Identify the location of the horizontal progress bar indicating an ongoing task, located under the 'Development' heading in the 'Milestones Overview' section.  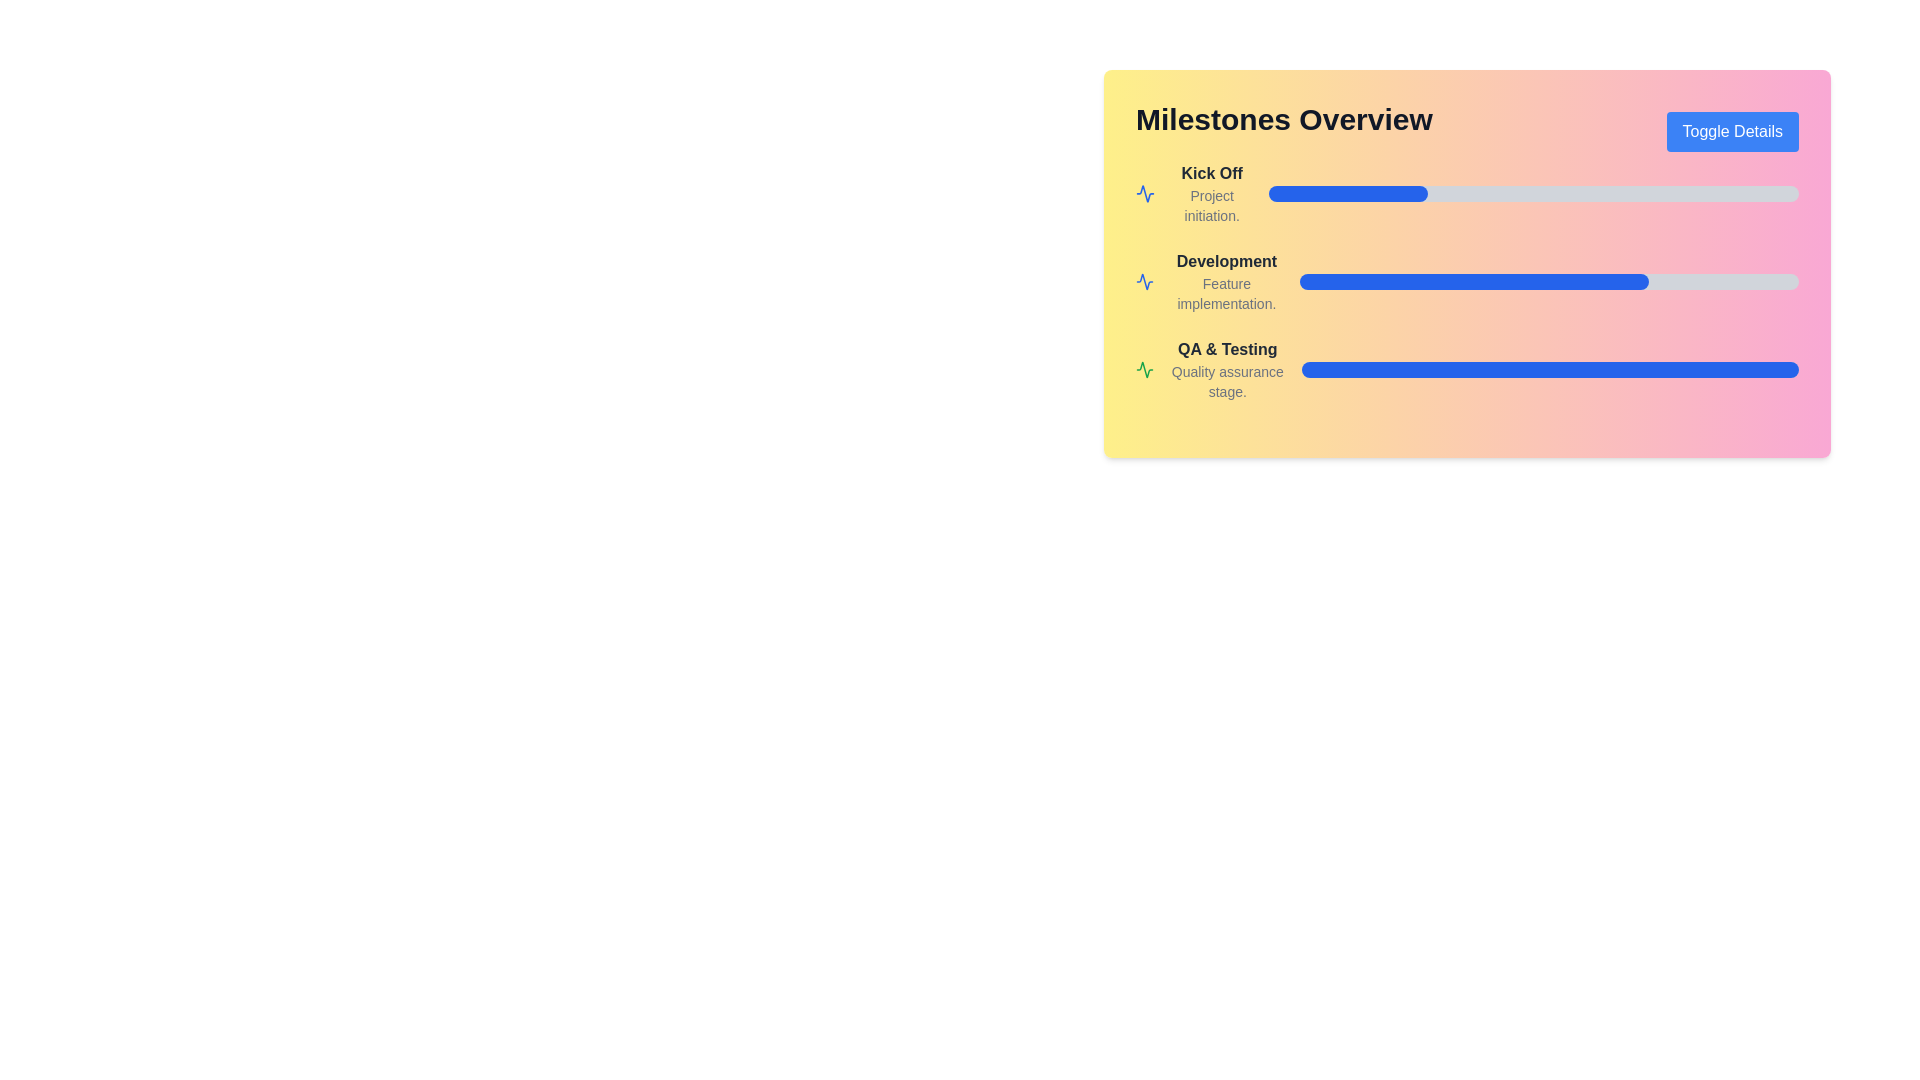
(1467, 281).